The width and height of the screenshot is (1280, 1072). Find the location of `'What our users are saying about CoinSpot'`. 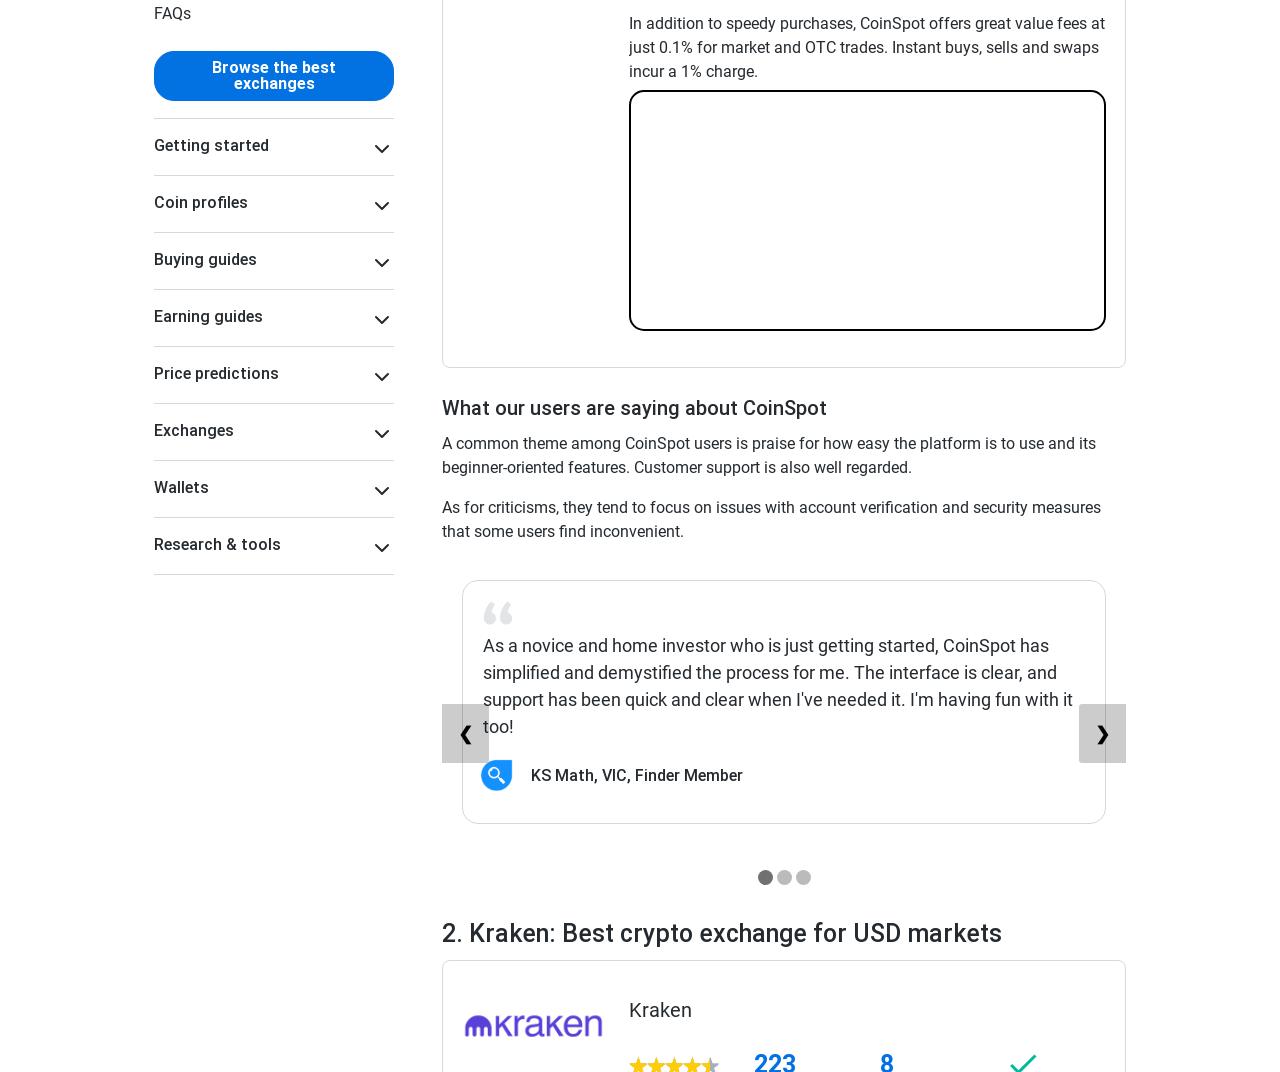

'What our users are saying about CoinSpot' is located at coordinates (633, 406).